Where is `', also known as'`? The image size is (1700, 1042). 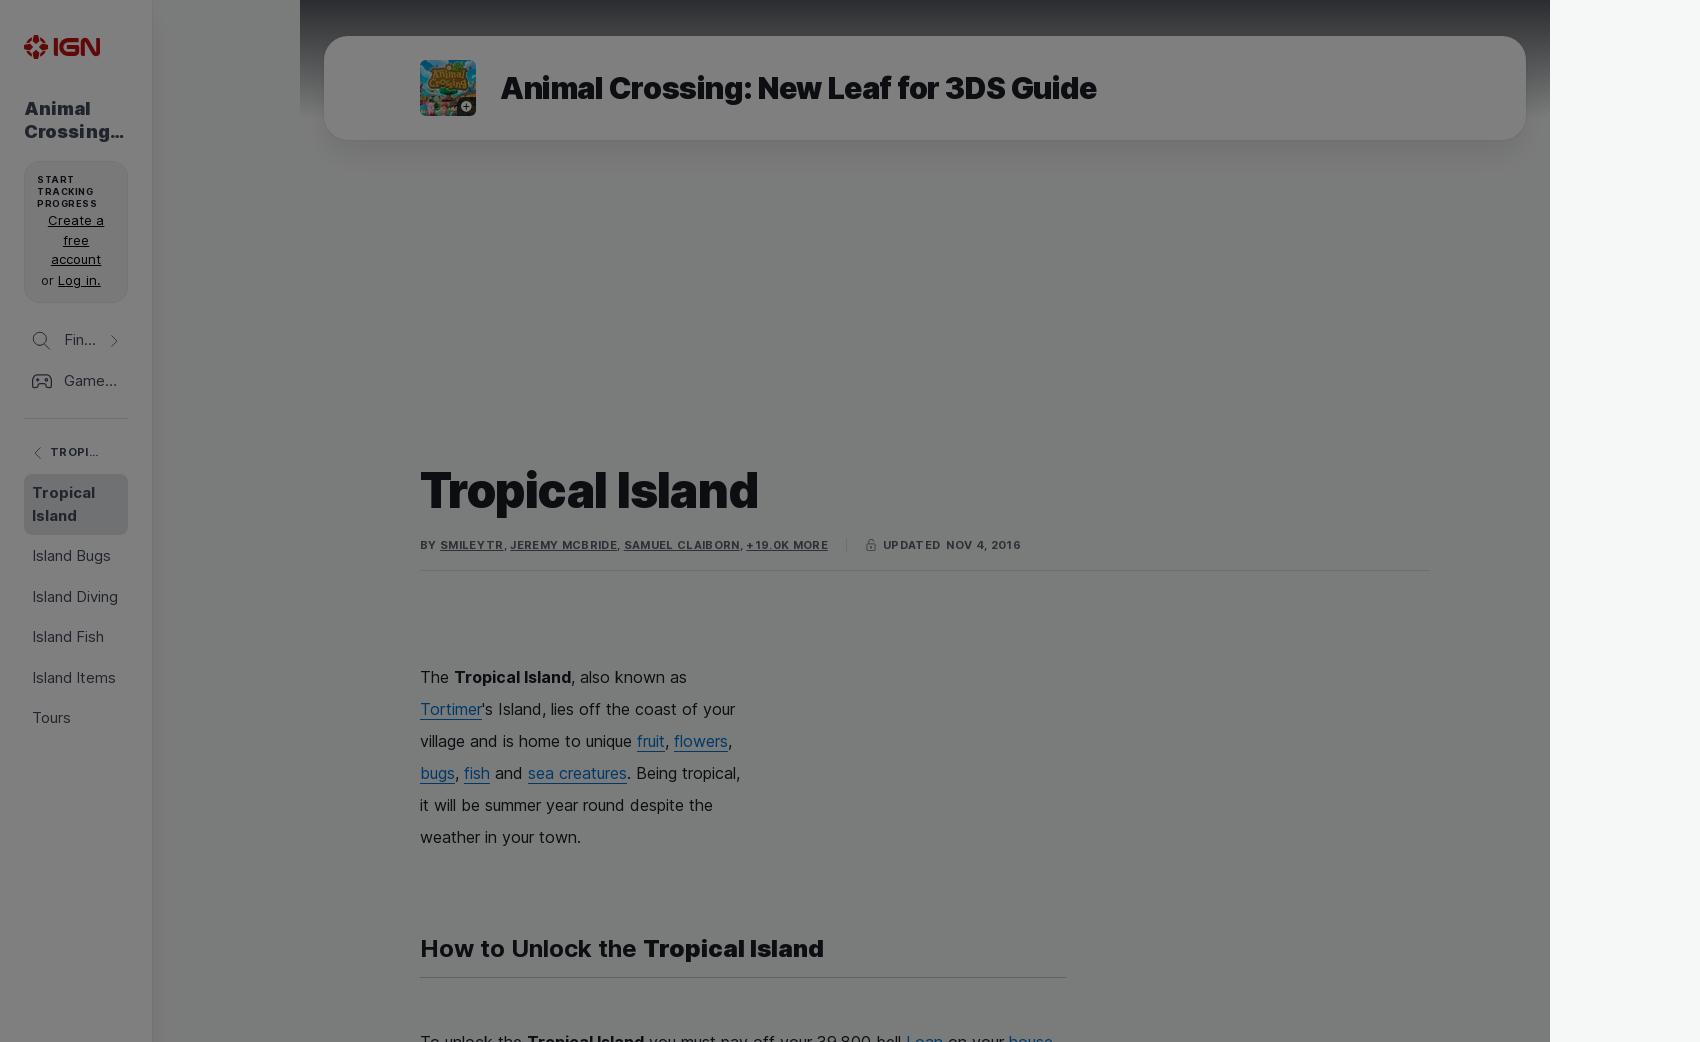 ', also known as' is located at coordinates (628, 676).